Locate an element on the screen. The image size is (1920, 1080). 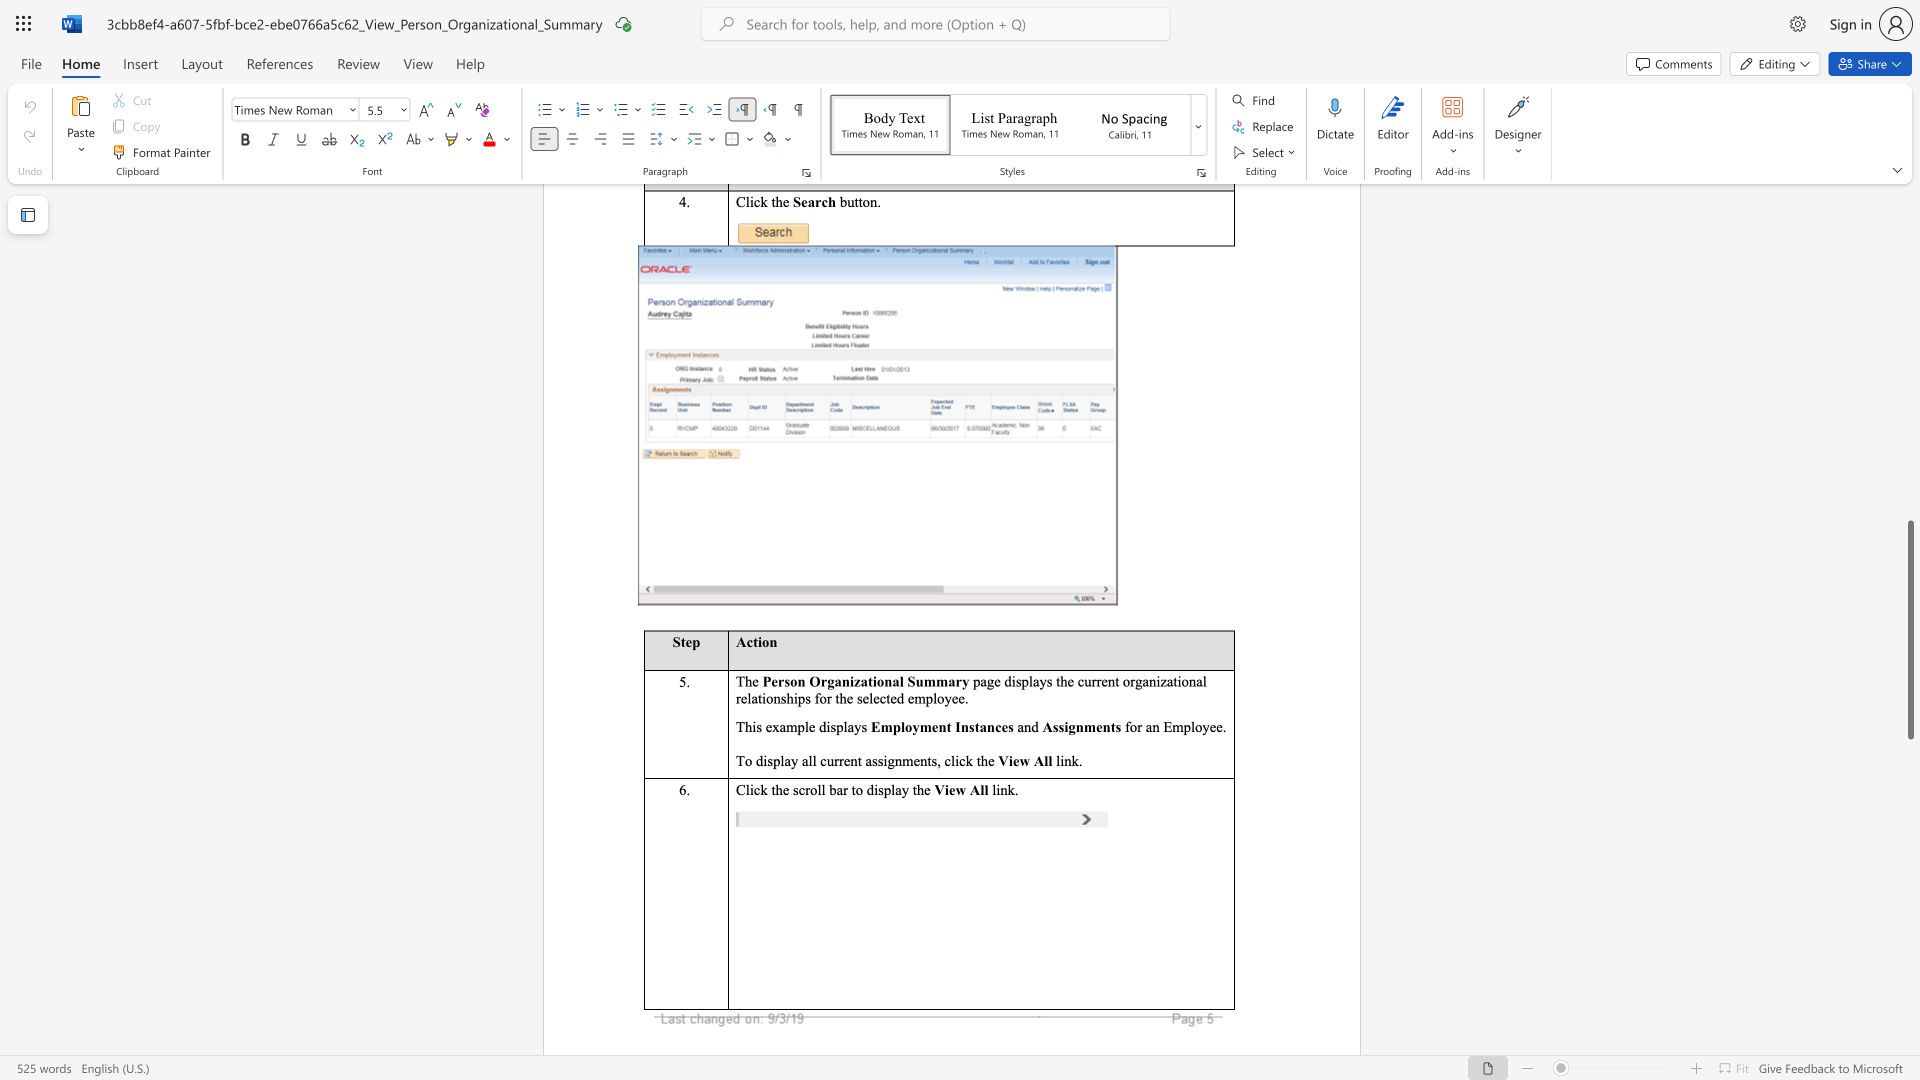
the subset text "Summ" within the text "Person Organizational Summary" is located at coordinates (906, 680).